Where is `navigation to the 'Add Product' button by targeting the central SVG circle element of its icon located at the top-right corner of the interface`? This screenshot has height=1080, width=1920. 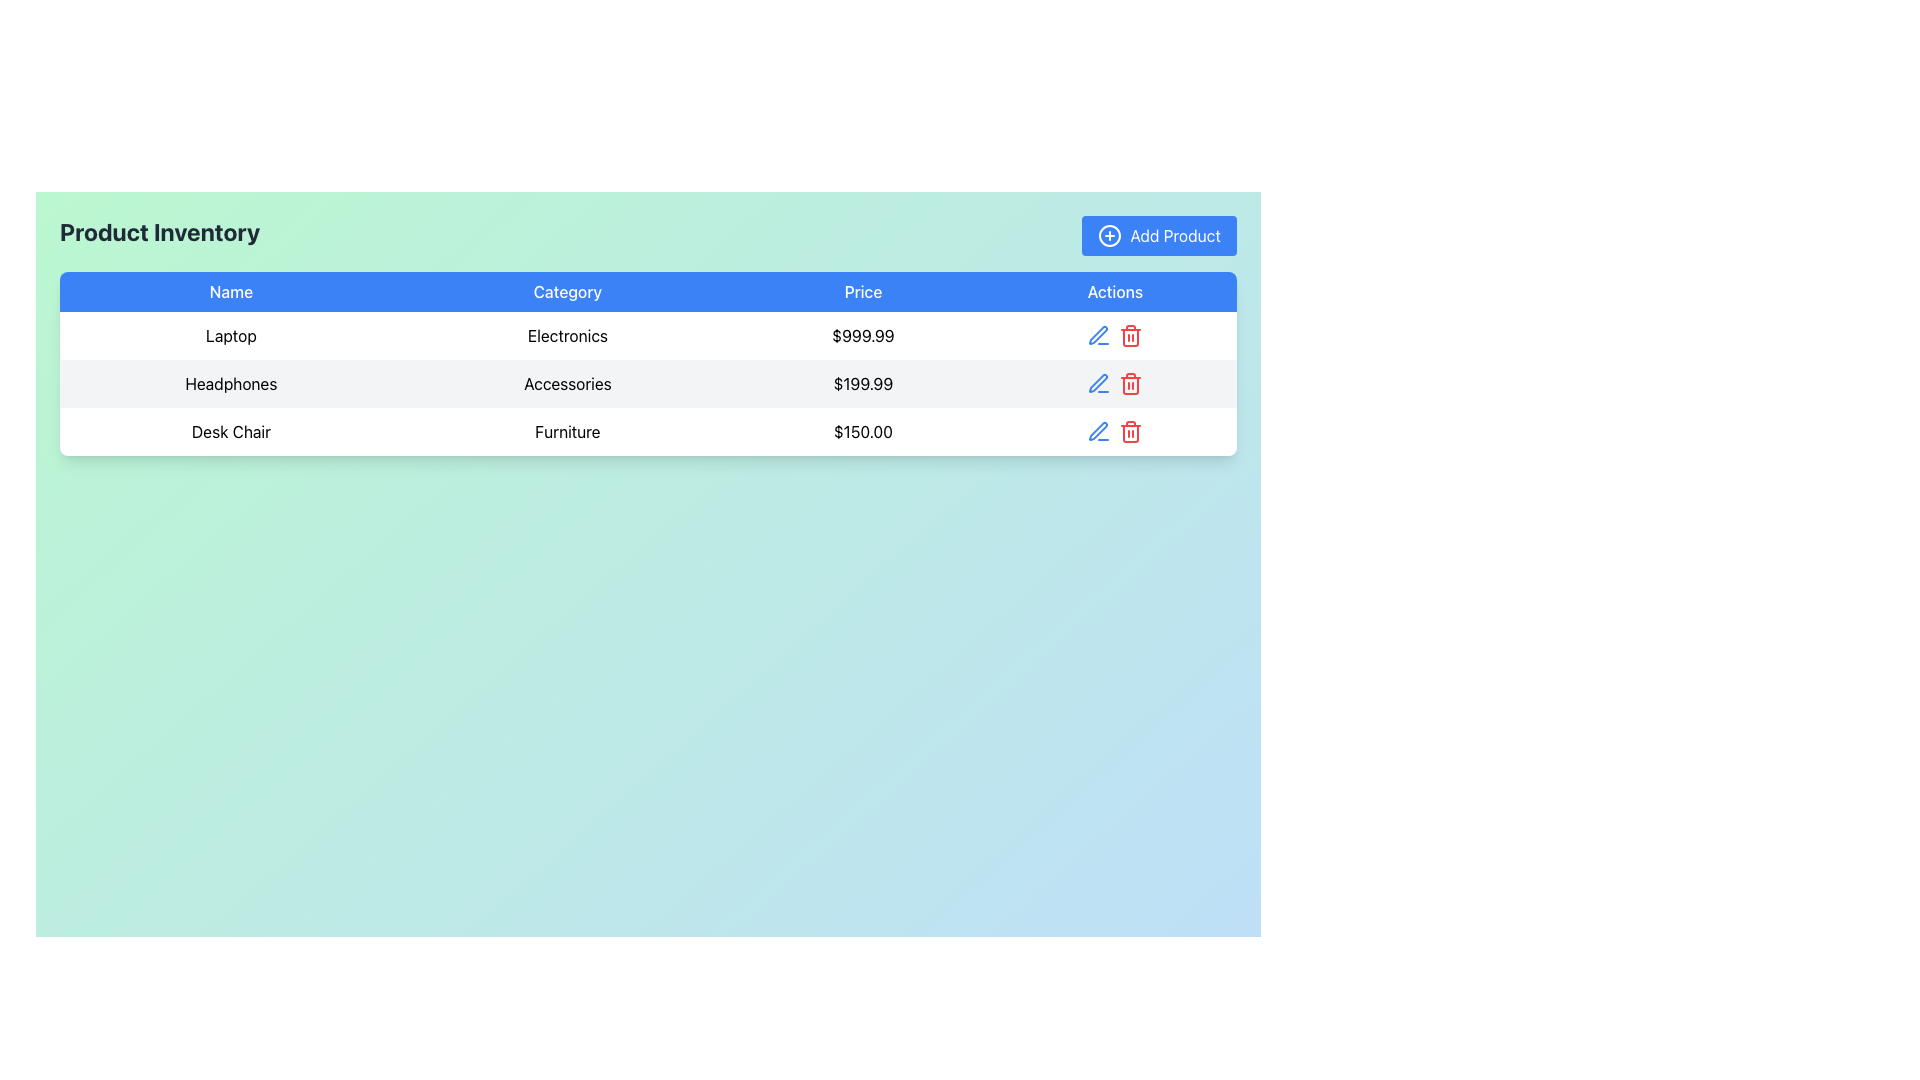
navigation to the 'Add Product' button by targeting the central SVG circle element of its icon located at the top-right corner of the interface is located at coordinates (1109, 234).